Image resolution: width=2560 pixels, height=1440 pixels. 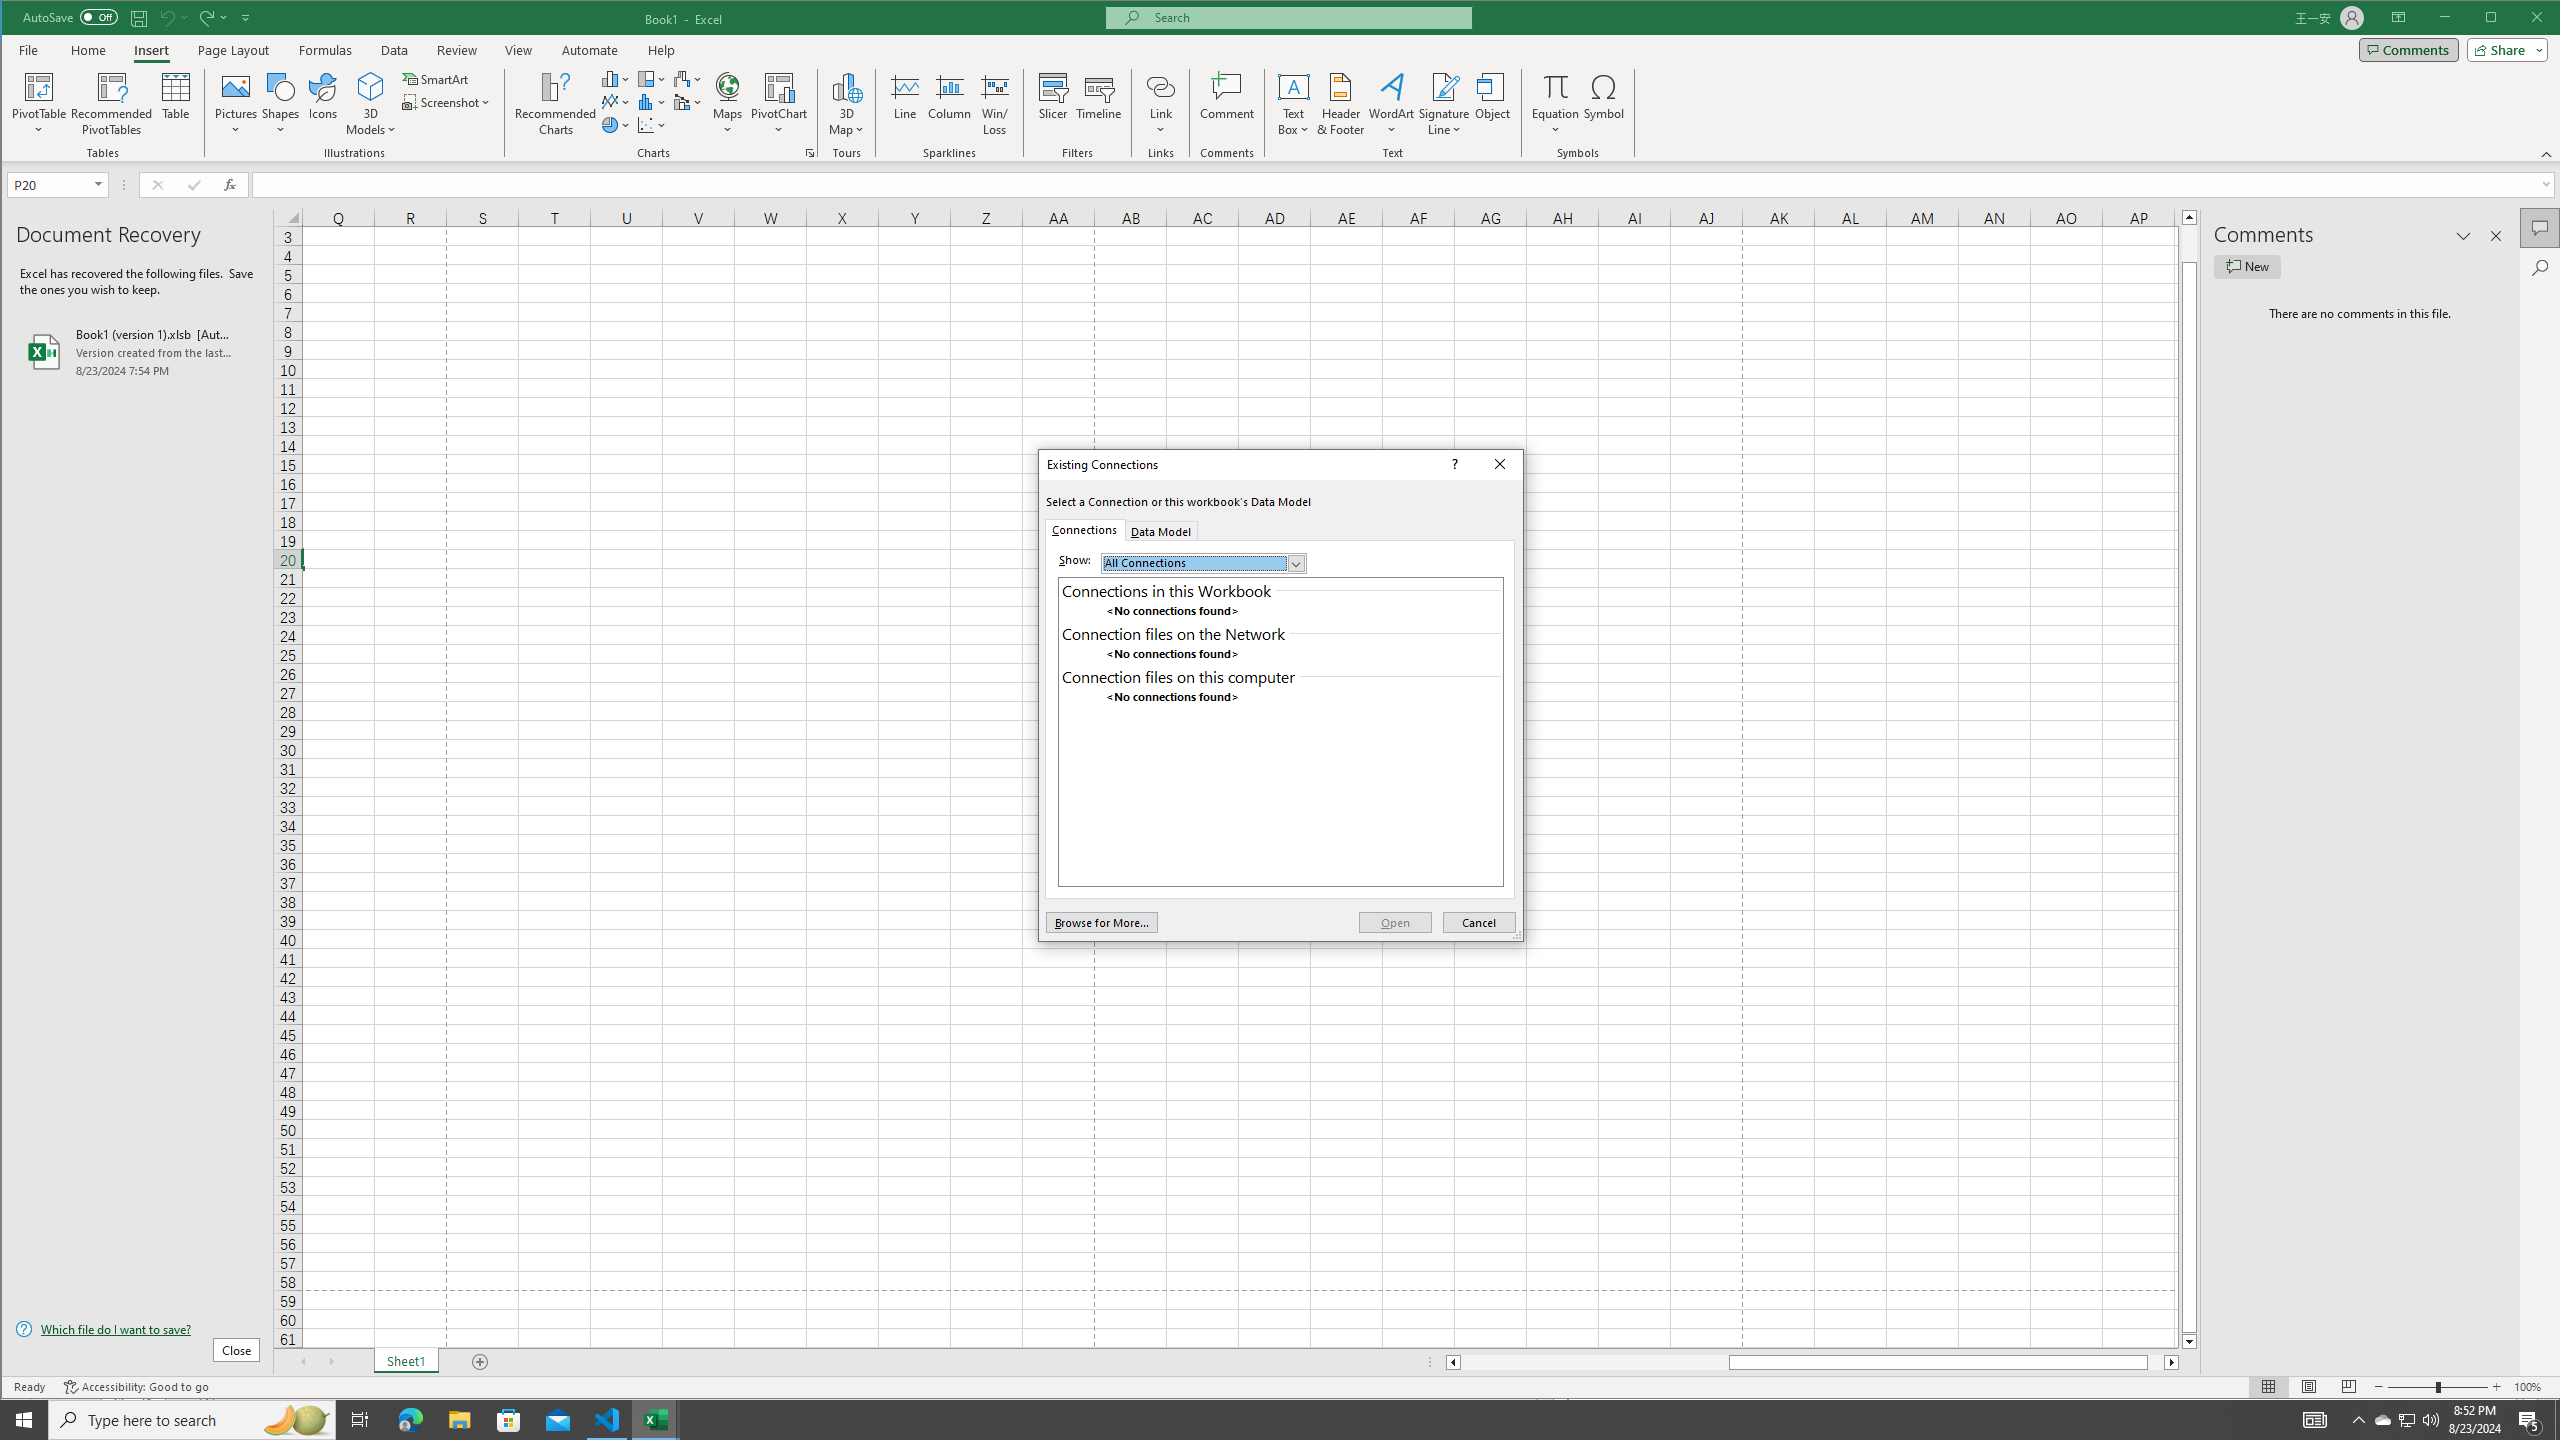 I want to click on 'Table', so click(x=175, y=103).